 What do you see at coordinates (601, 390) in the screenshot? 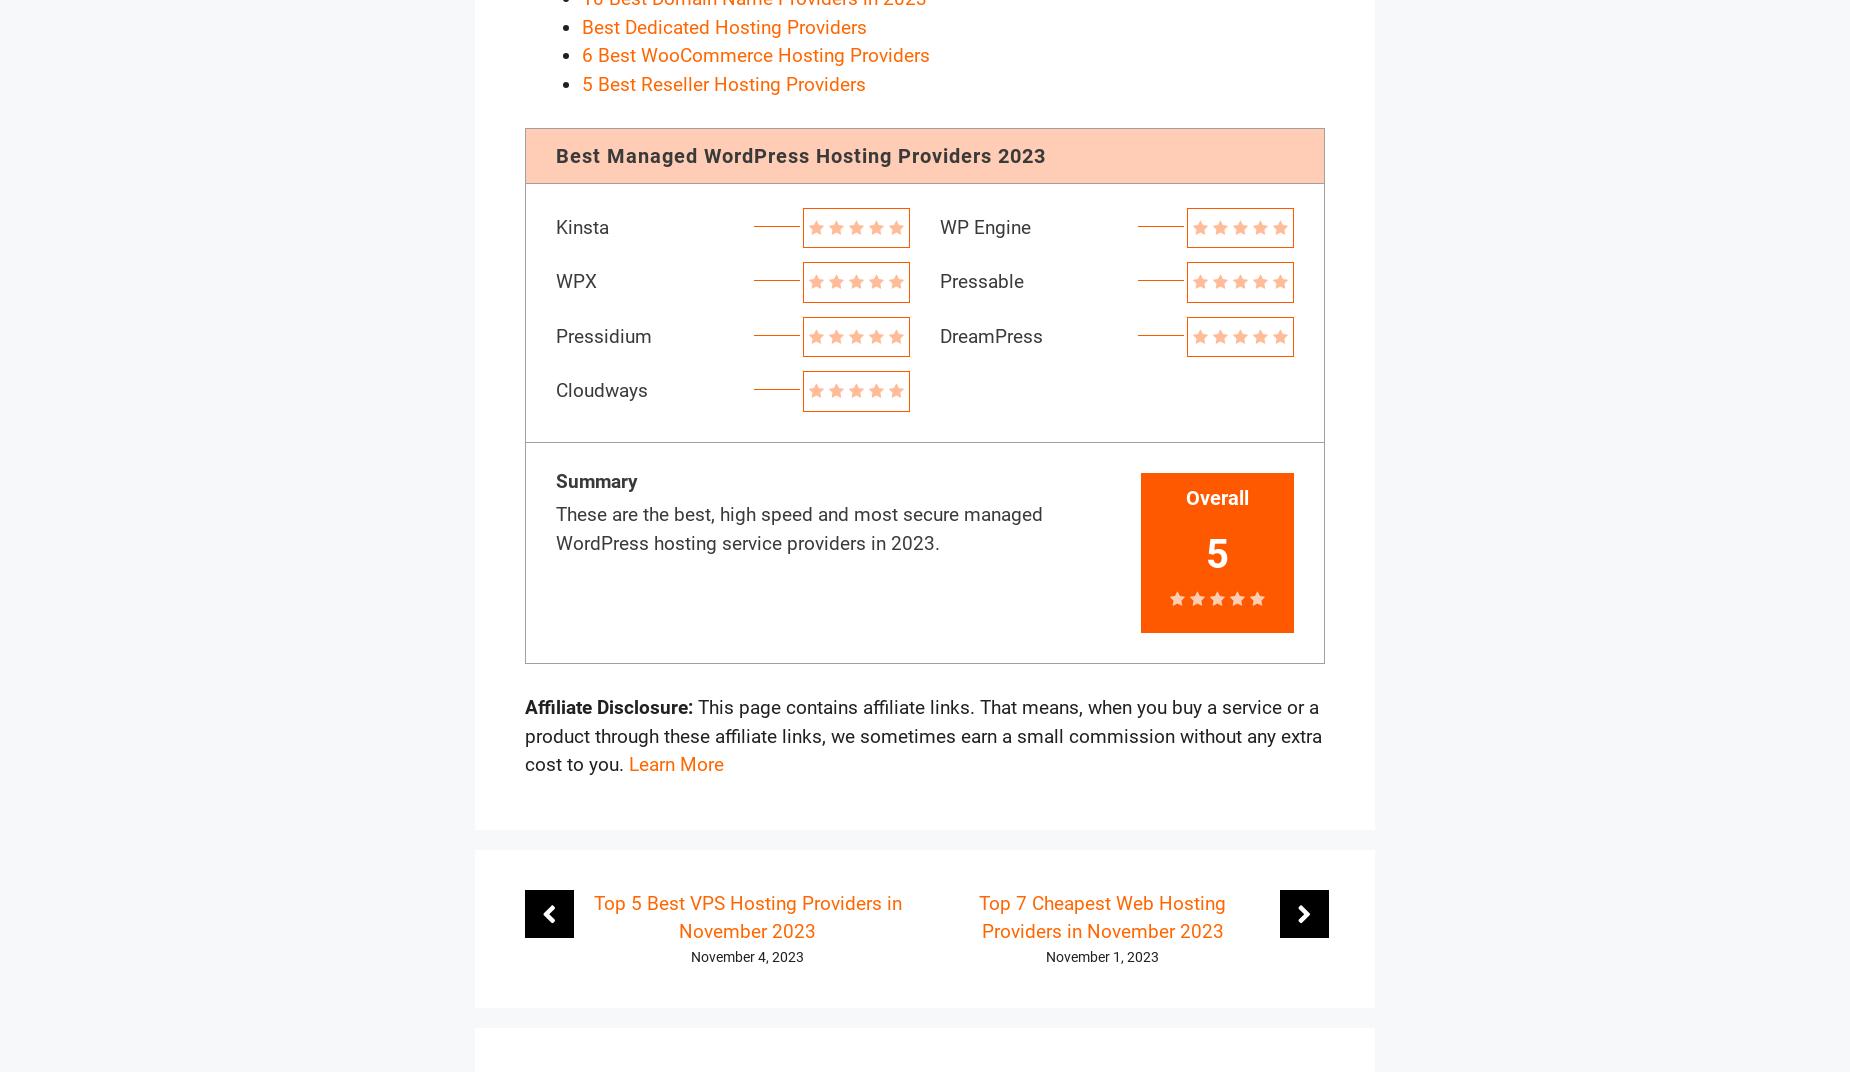
I see `'Cloudways'` at bounding box center [601, 390].